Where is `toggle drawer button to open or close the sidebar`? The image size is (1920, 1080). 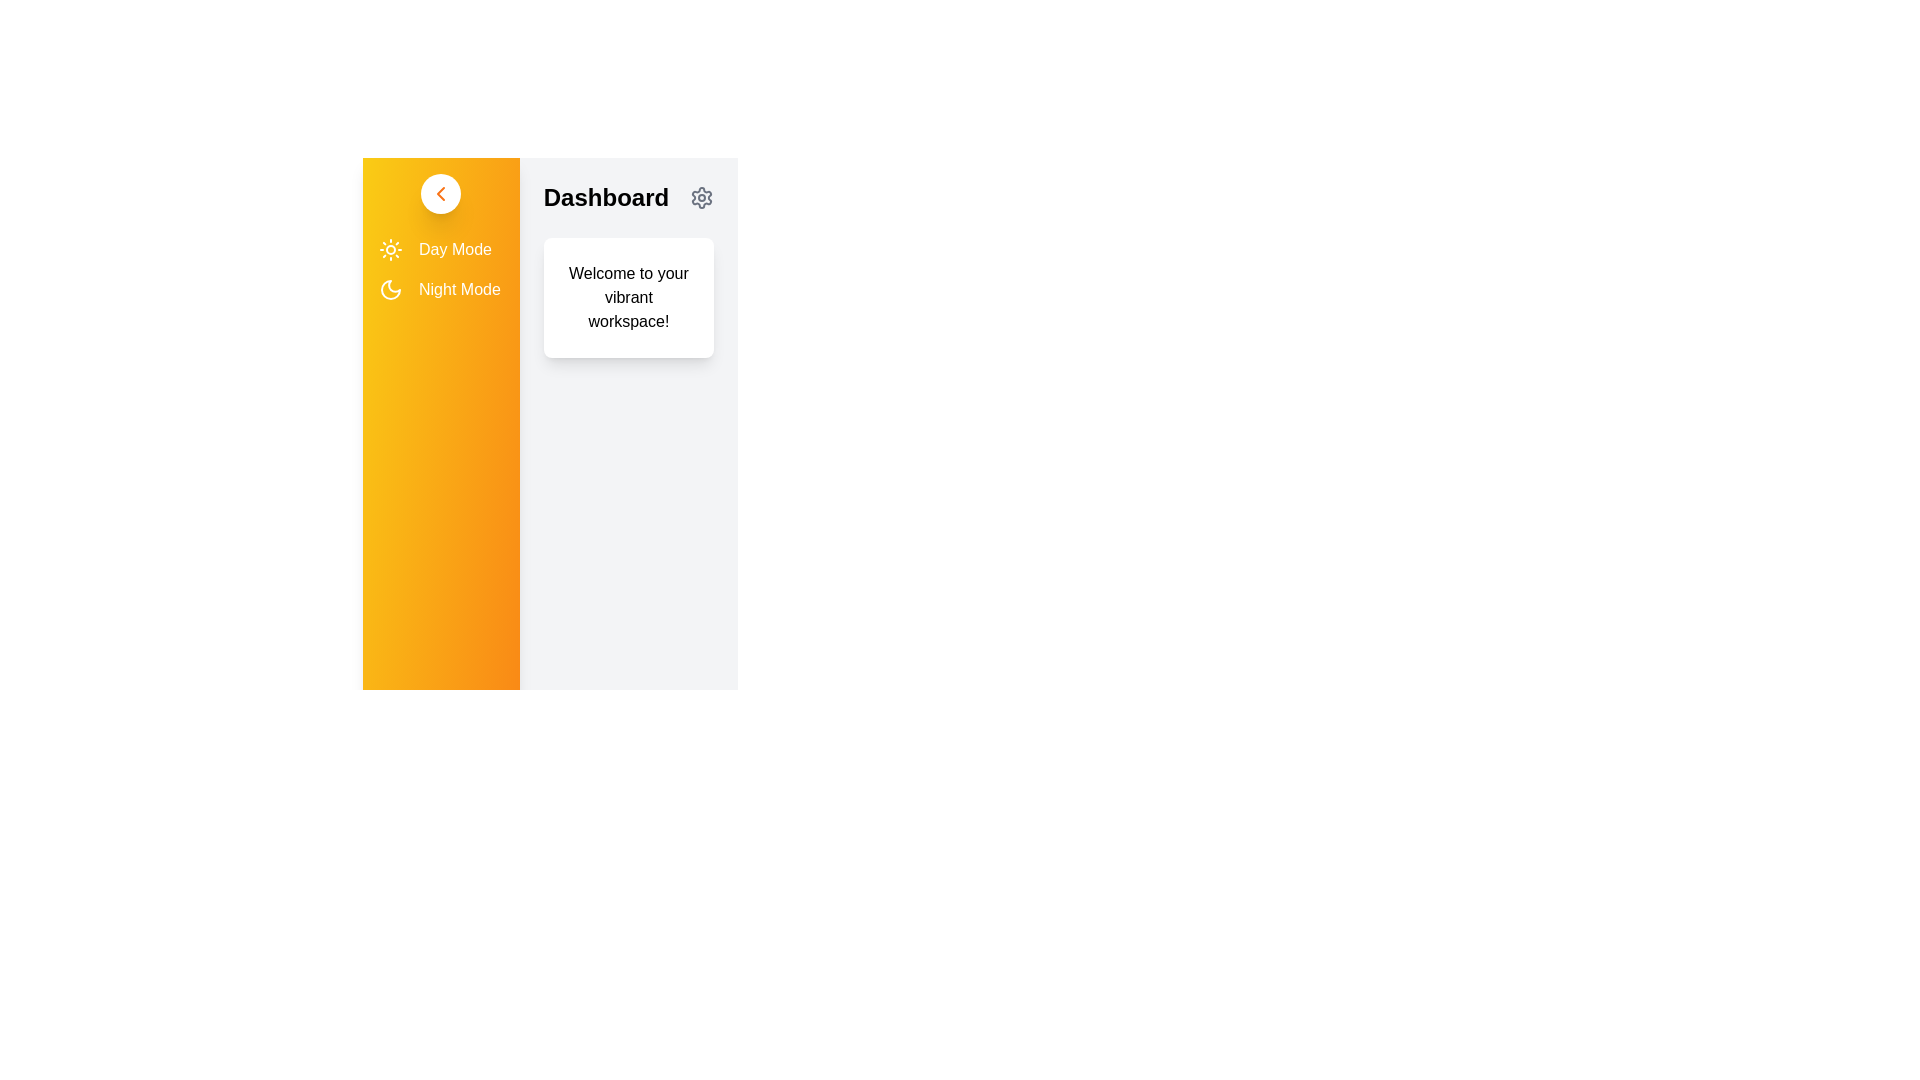 toggle drawer button to open or close the sidebar is located at coordinates (440, 193).